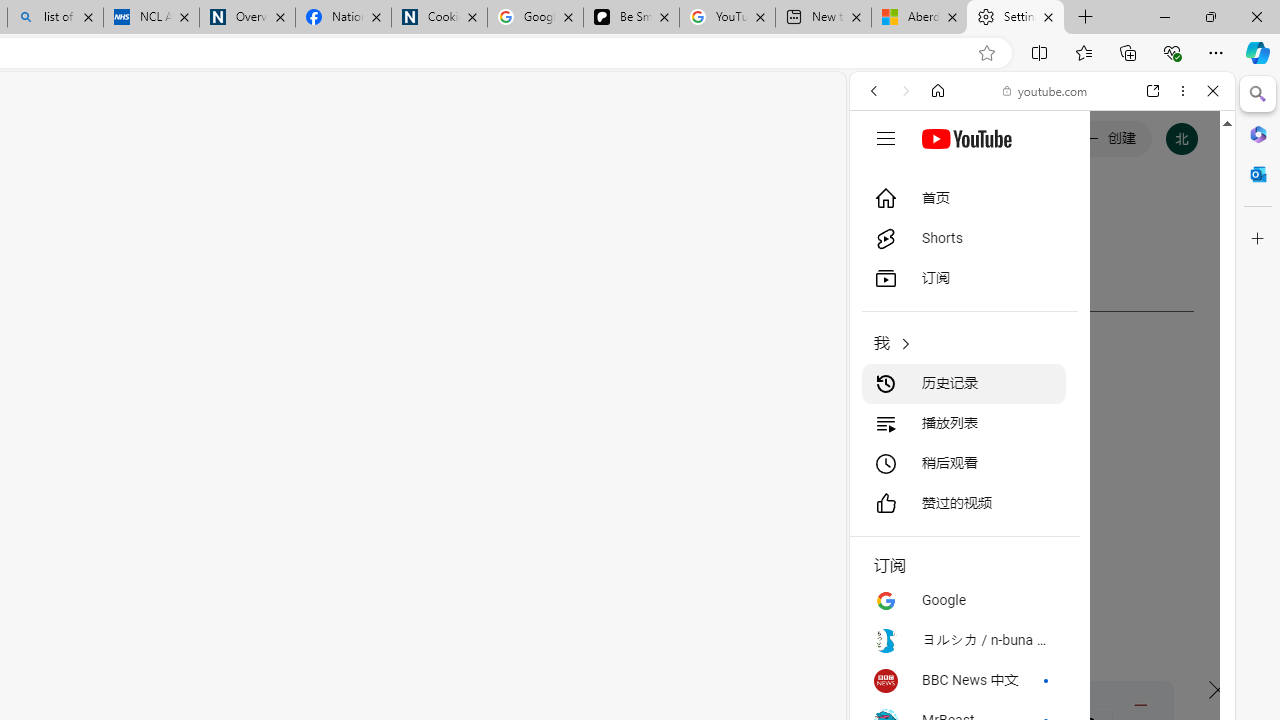 The image size is (1280, 720). What do you see at coordinates (438, 17) in the screenshot?
I see `'Cookies'` at bounding box center [438, 17].